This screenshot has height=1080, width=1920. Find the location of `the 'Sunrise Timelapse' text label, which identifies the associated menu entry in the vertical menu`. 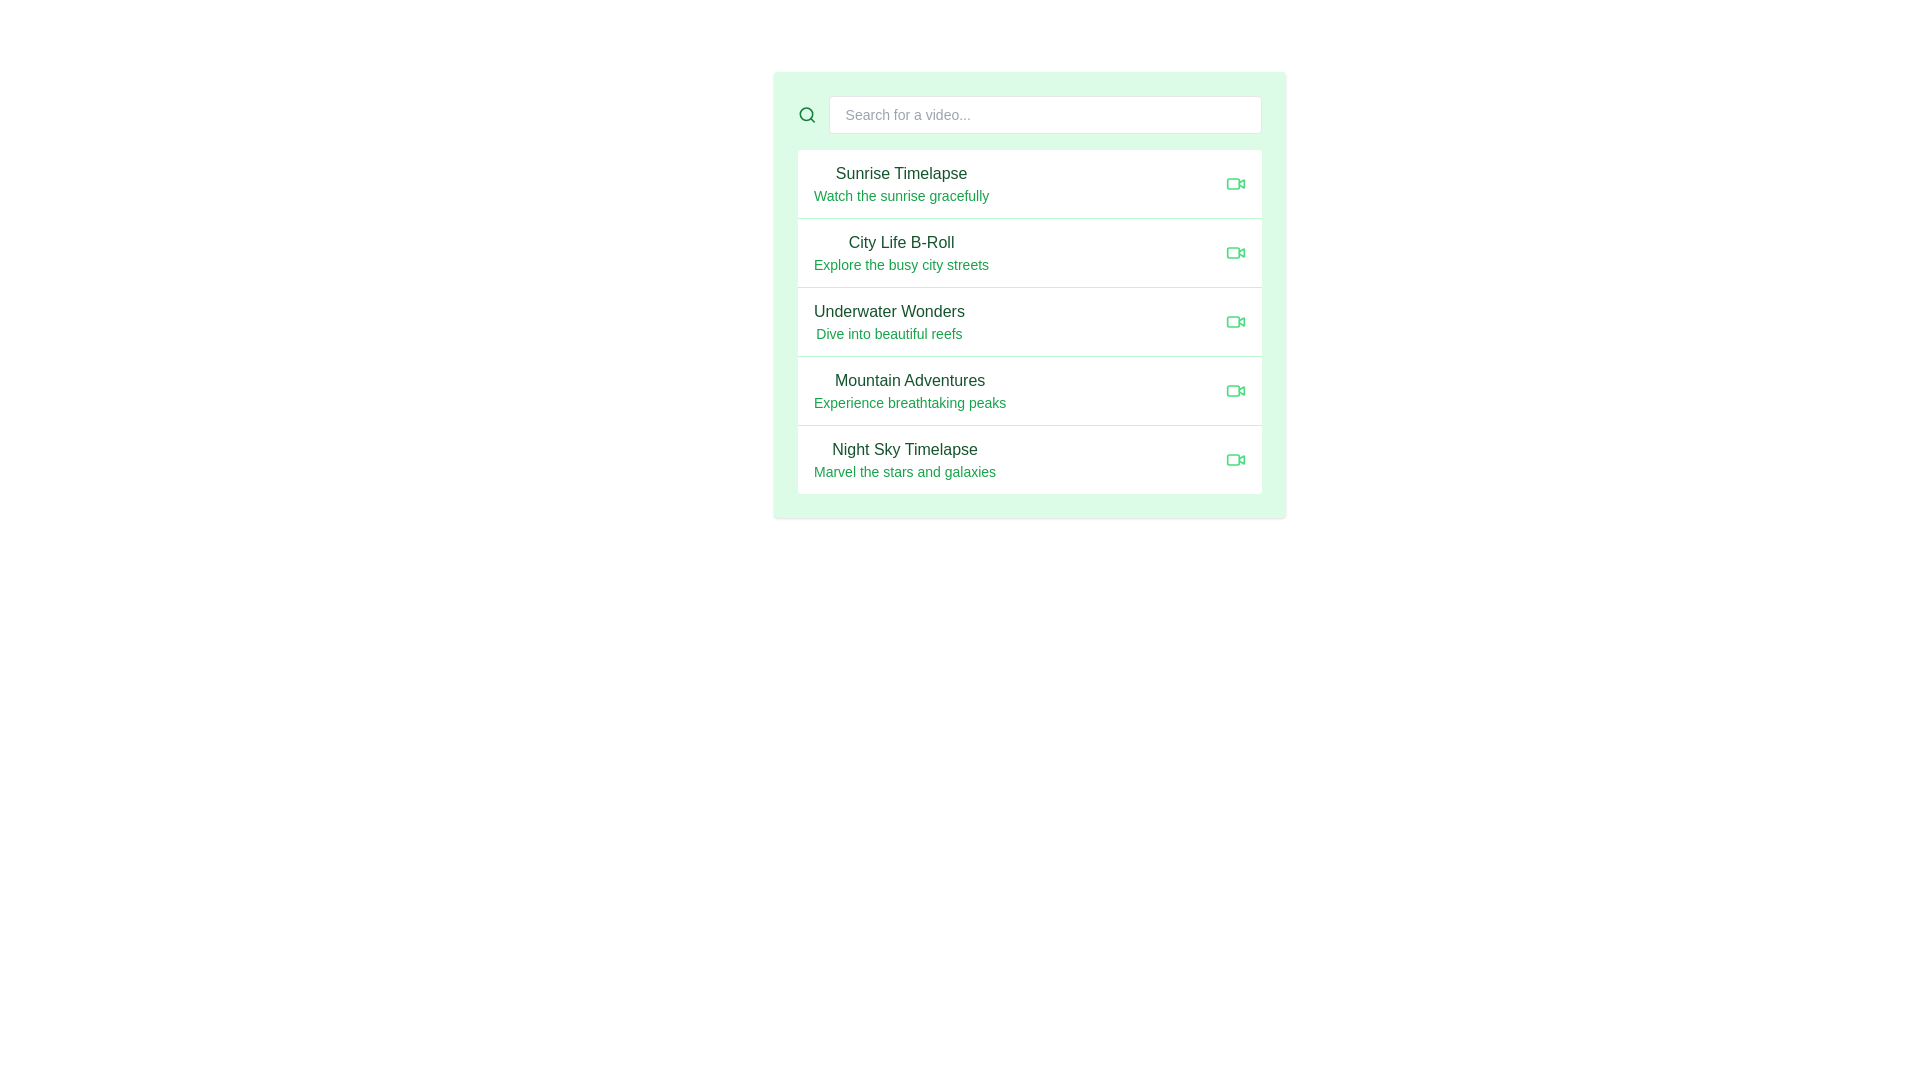

the 'Sunrise Timelapse' text label, which identifies the associated menu entry in the vertical menu is located at coordinates (900, 172).